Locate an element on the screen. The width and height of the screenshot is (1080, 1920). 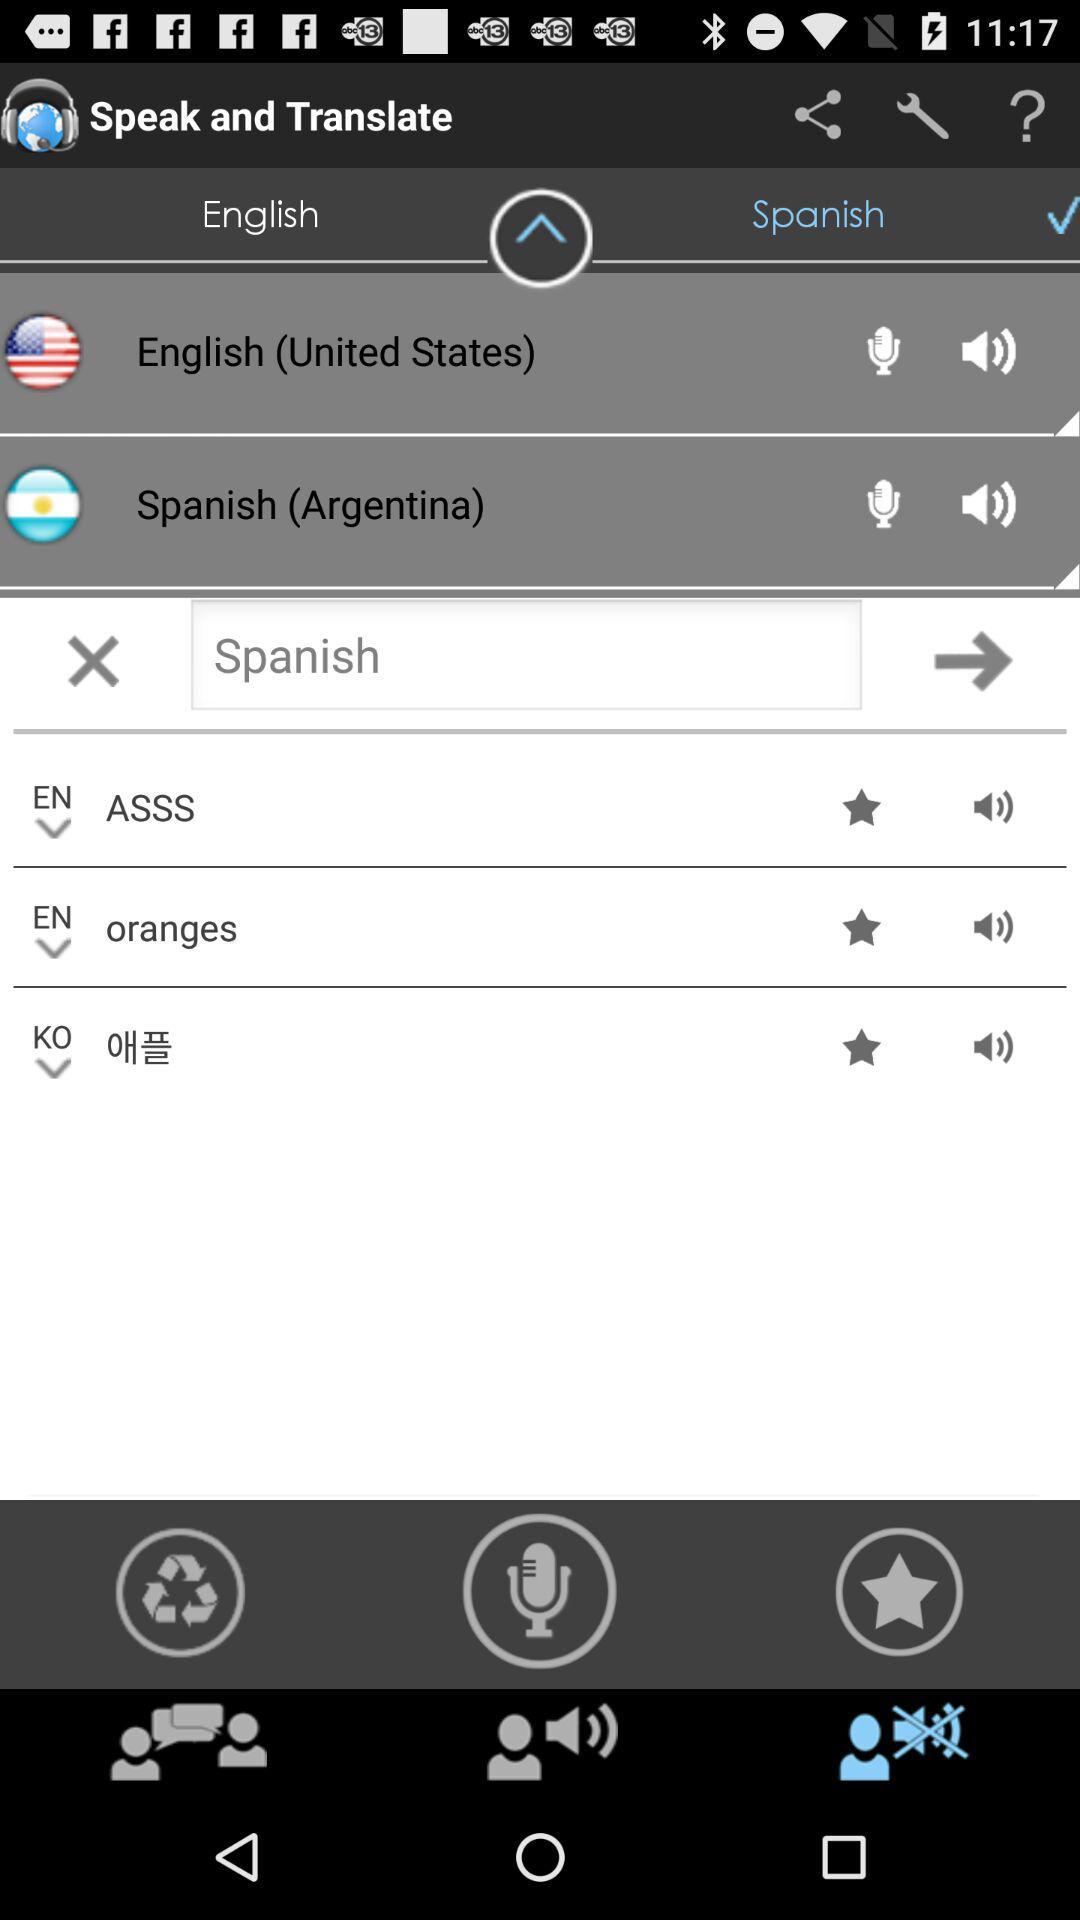
mic icon is located at coordinates (540, 1590).